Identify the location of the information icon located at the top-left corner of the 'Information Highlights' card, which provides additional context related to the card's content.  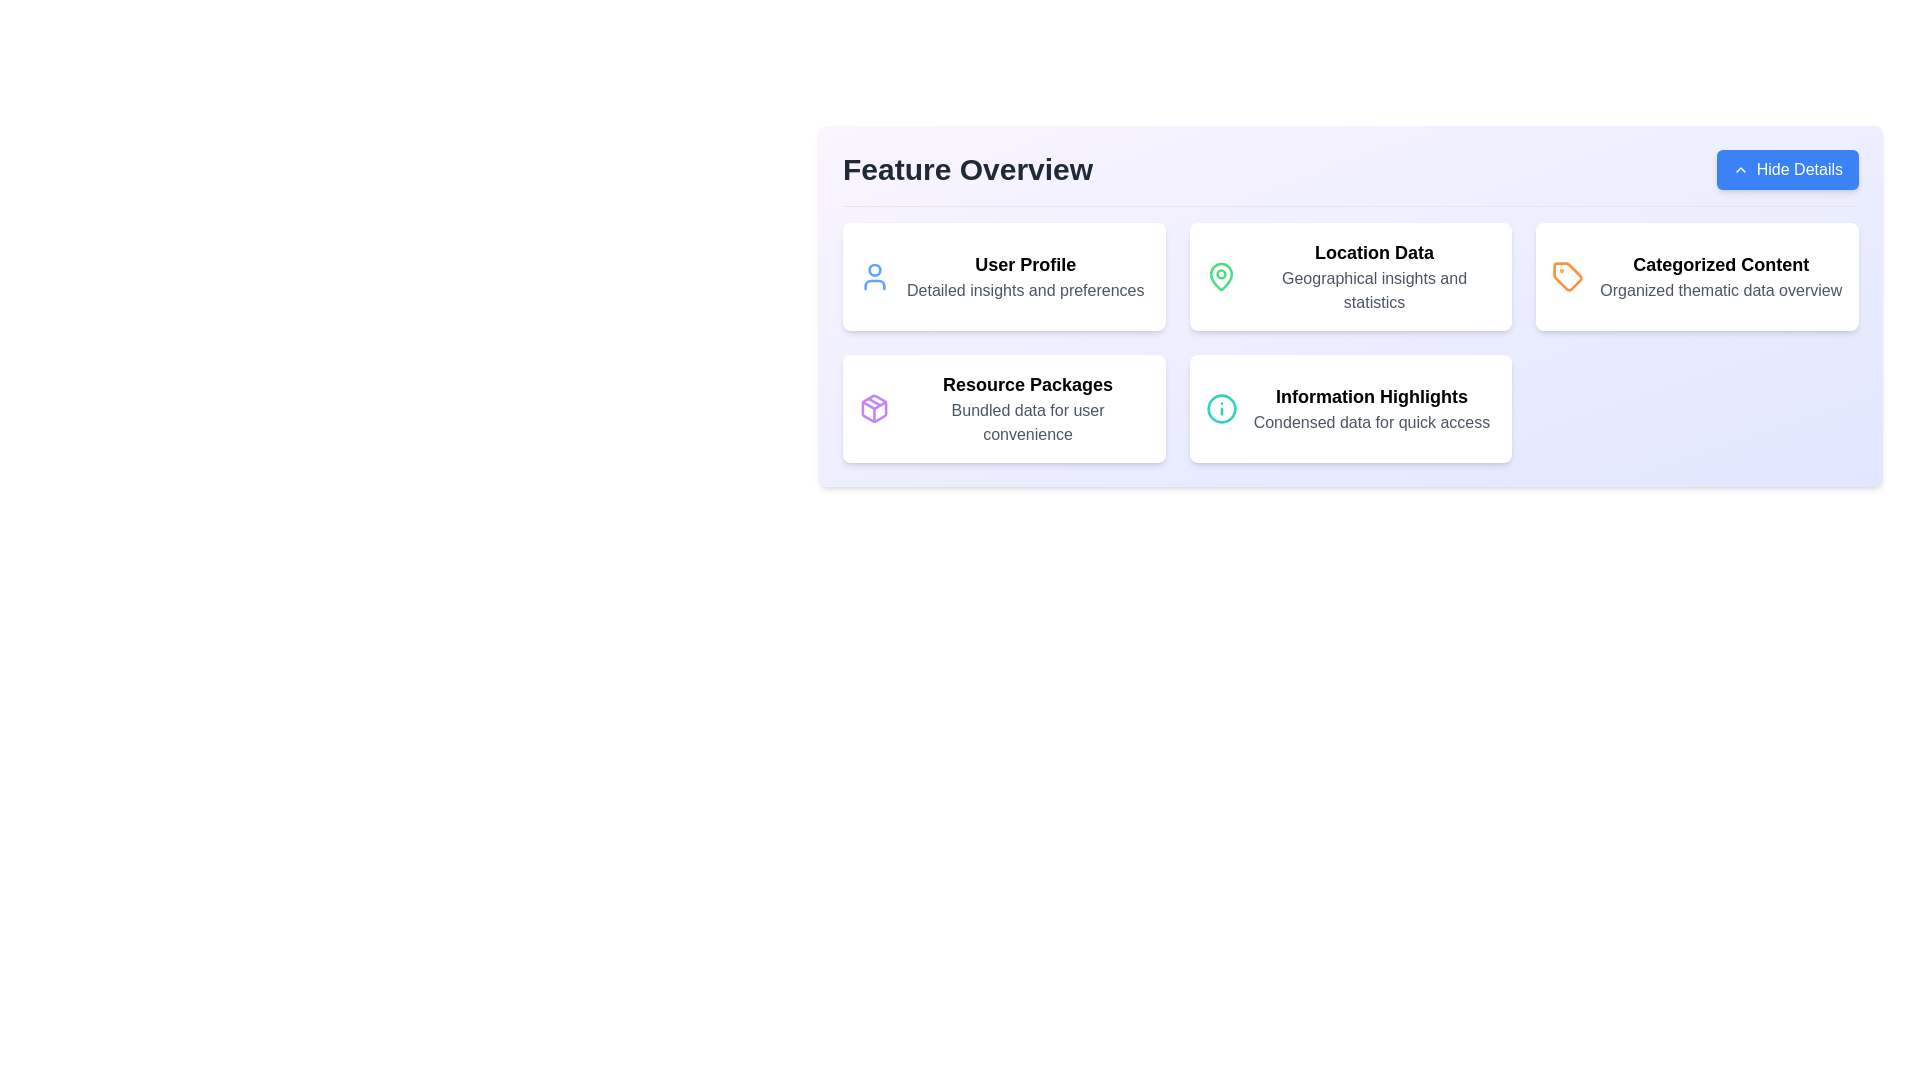
(1220, 407).